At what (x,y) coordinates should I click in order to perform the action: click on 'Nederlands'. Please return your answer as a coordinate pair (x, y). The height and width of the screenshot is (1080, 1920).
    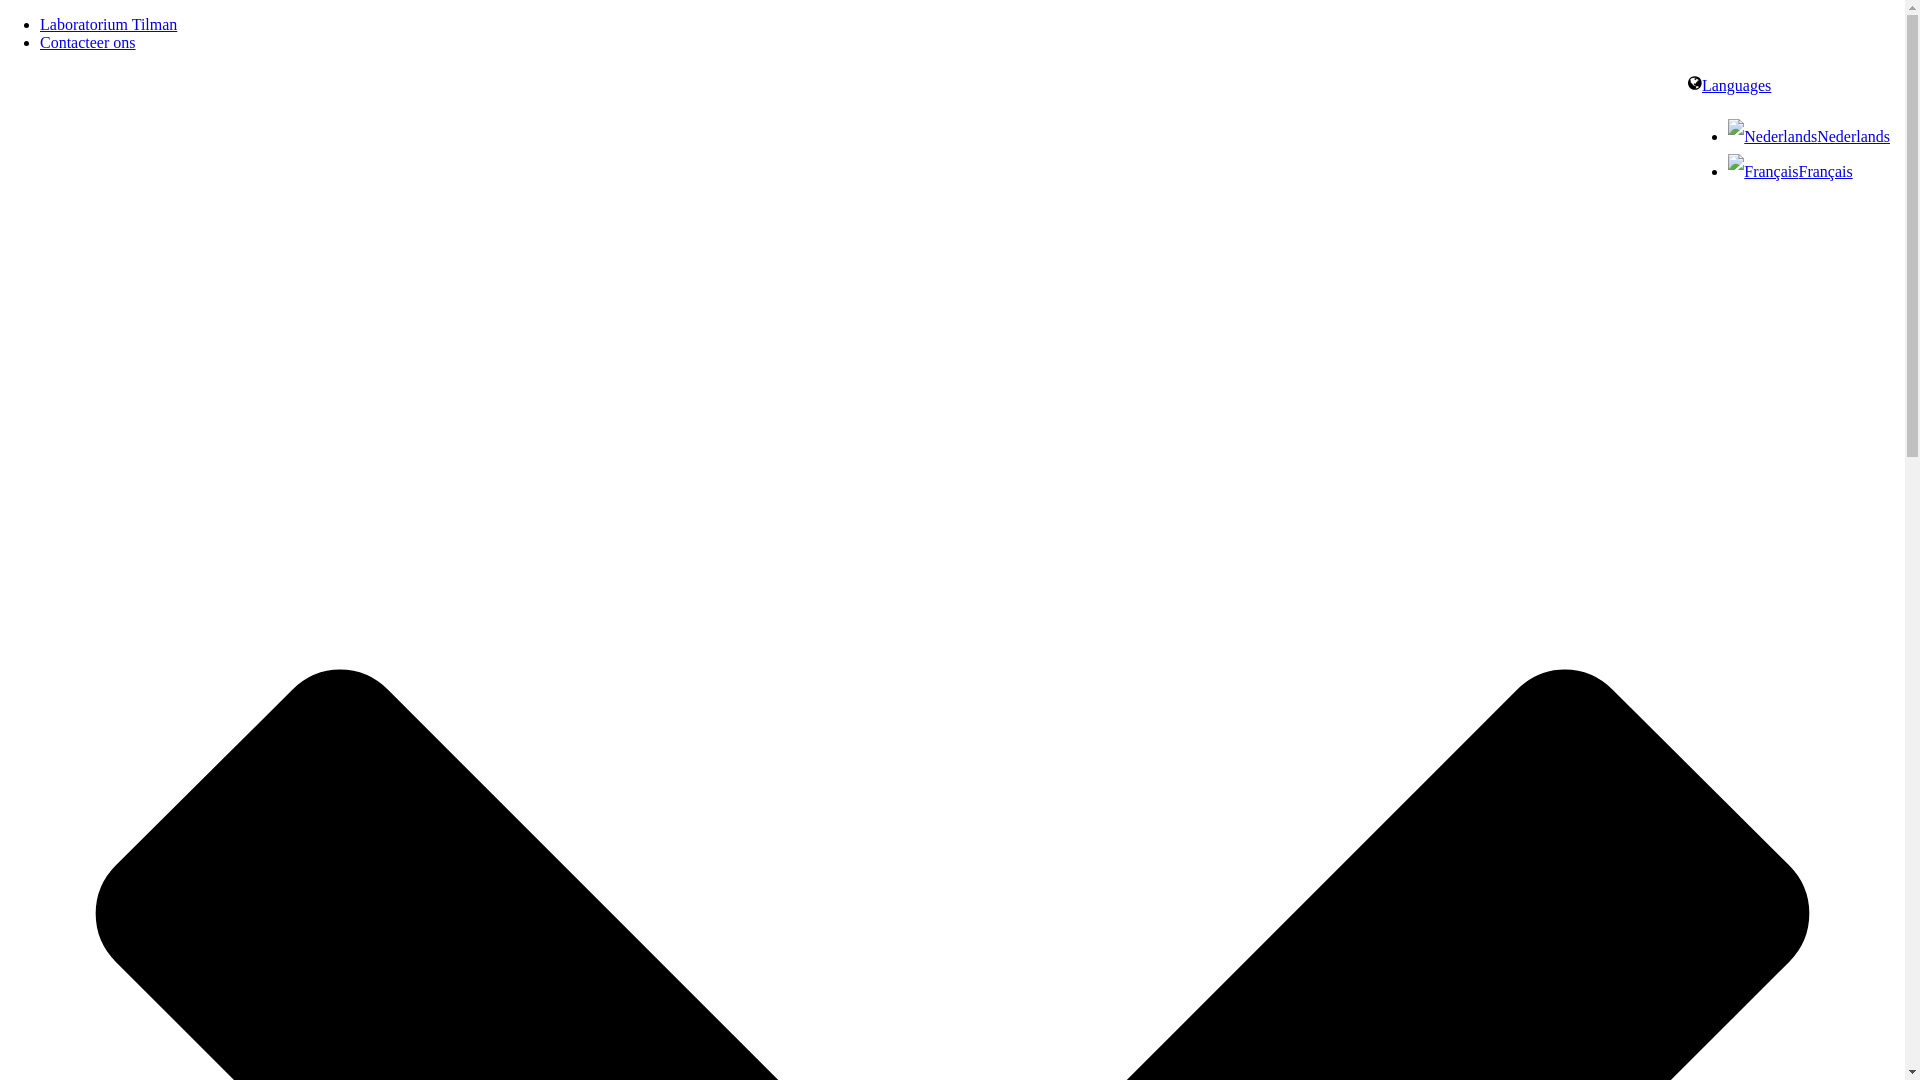
    Looking at the image, I should click on (1809, 135).